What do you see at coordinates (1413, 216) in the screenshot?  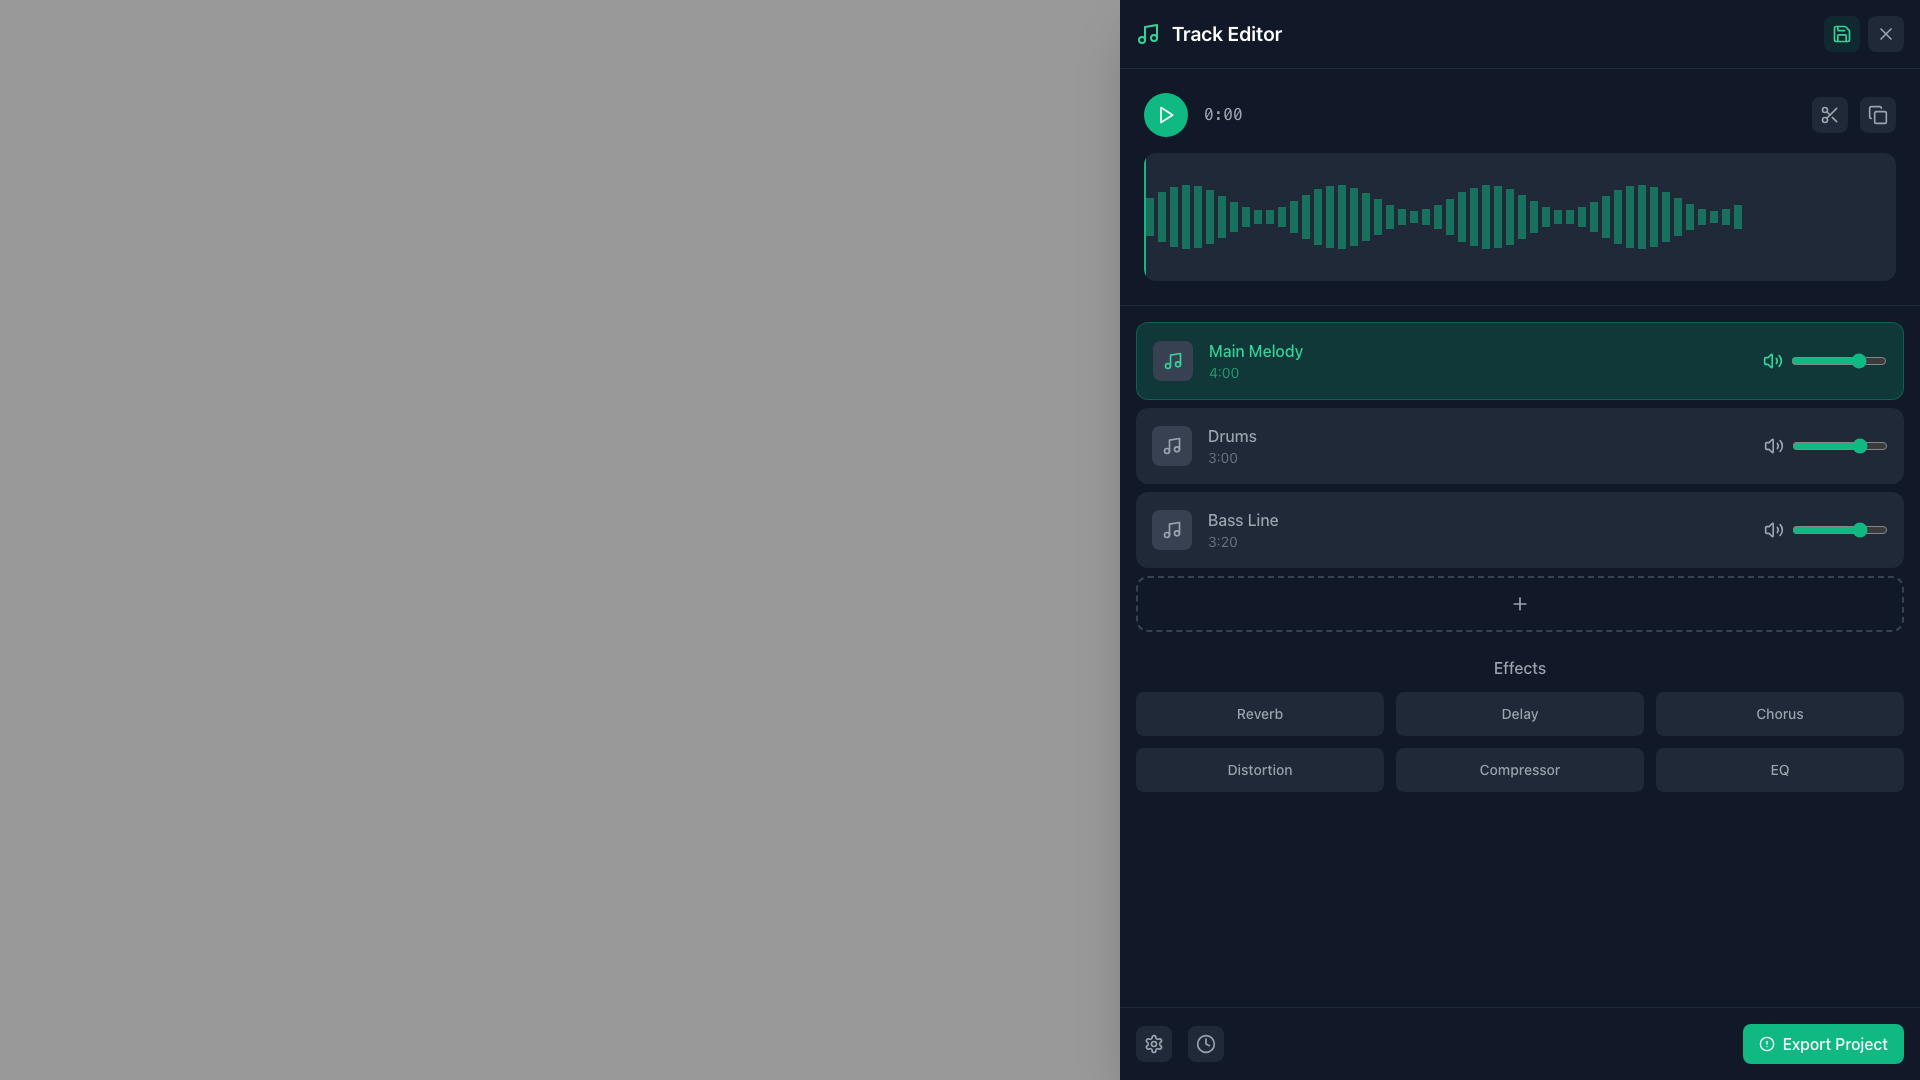 I see `the detail of the graphical waveform segment, a thin vertical emerald green bar located at the 24th position within the waveform visualization` at bounding box center [1413, 216].